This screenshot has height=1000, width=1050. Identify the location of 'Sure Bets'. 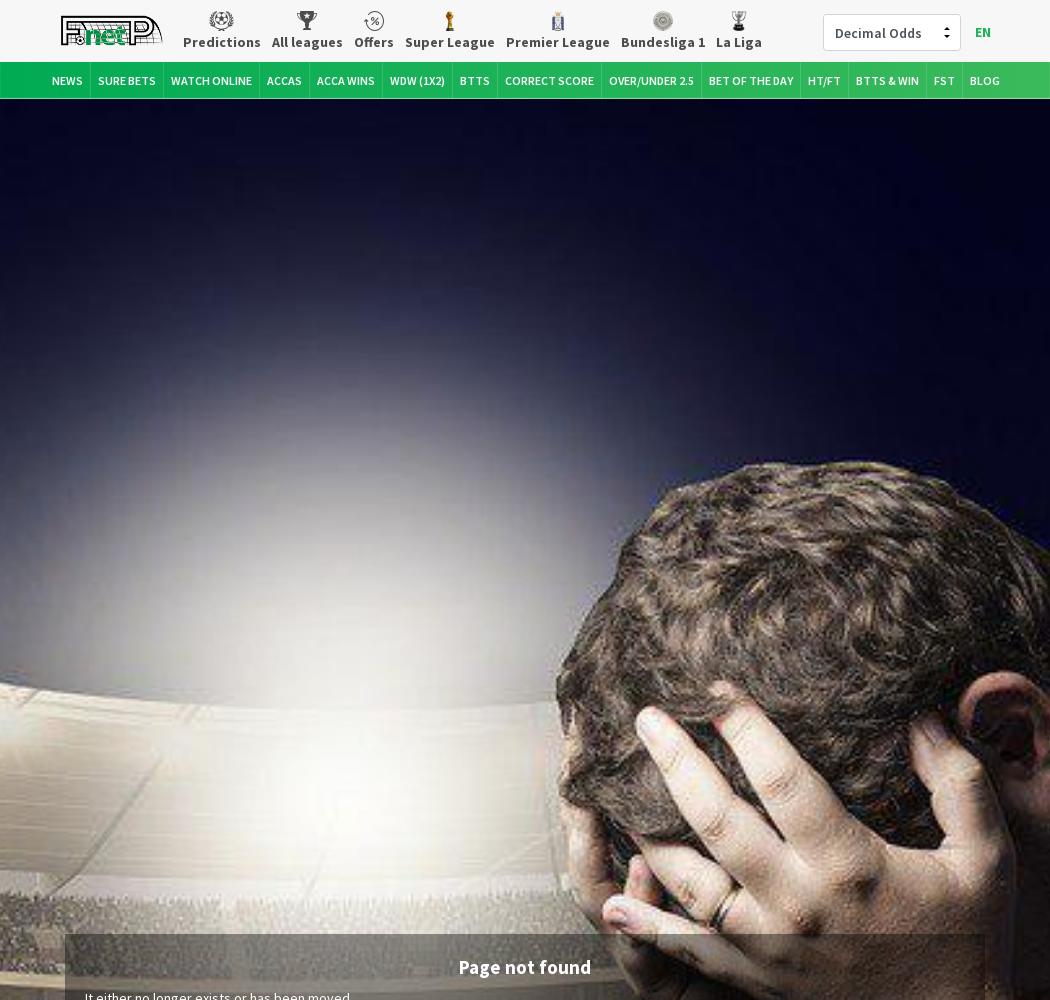
(126, 78).